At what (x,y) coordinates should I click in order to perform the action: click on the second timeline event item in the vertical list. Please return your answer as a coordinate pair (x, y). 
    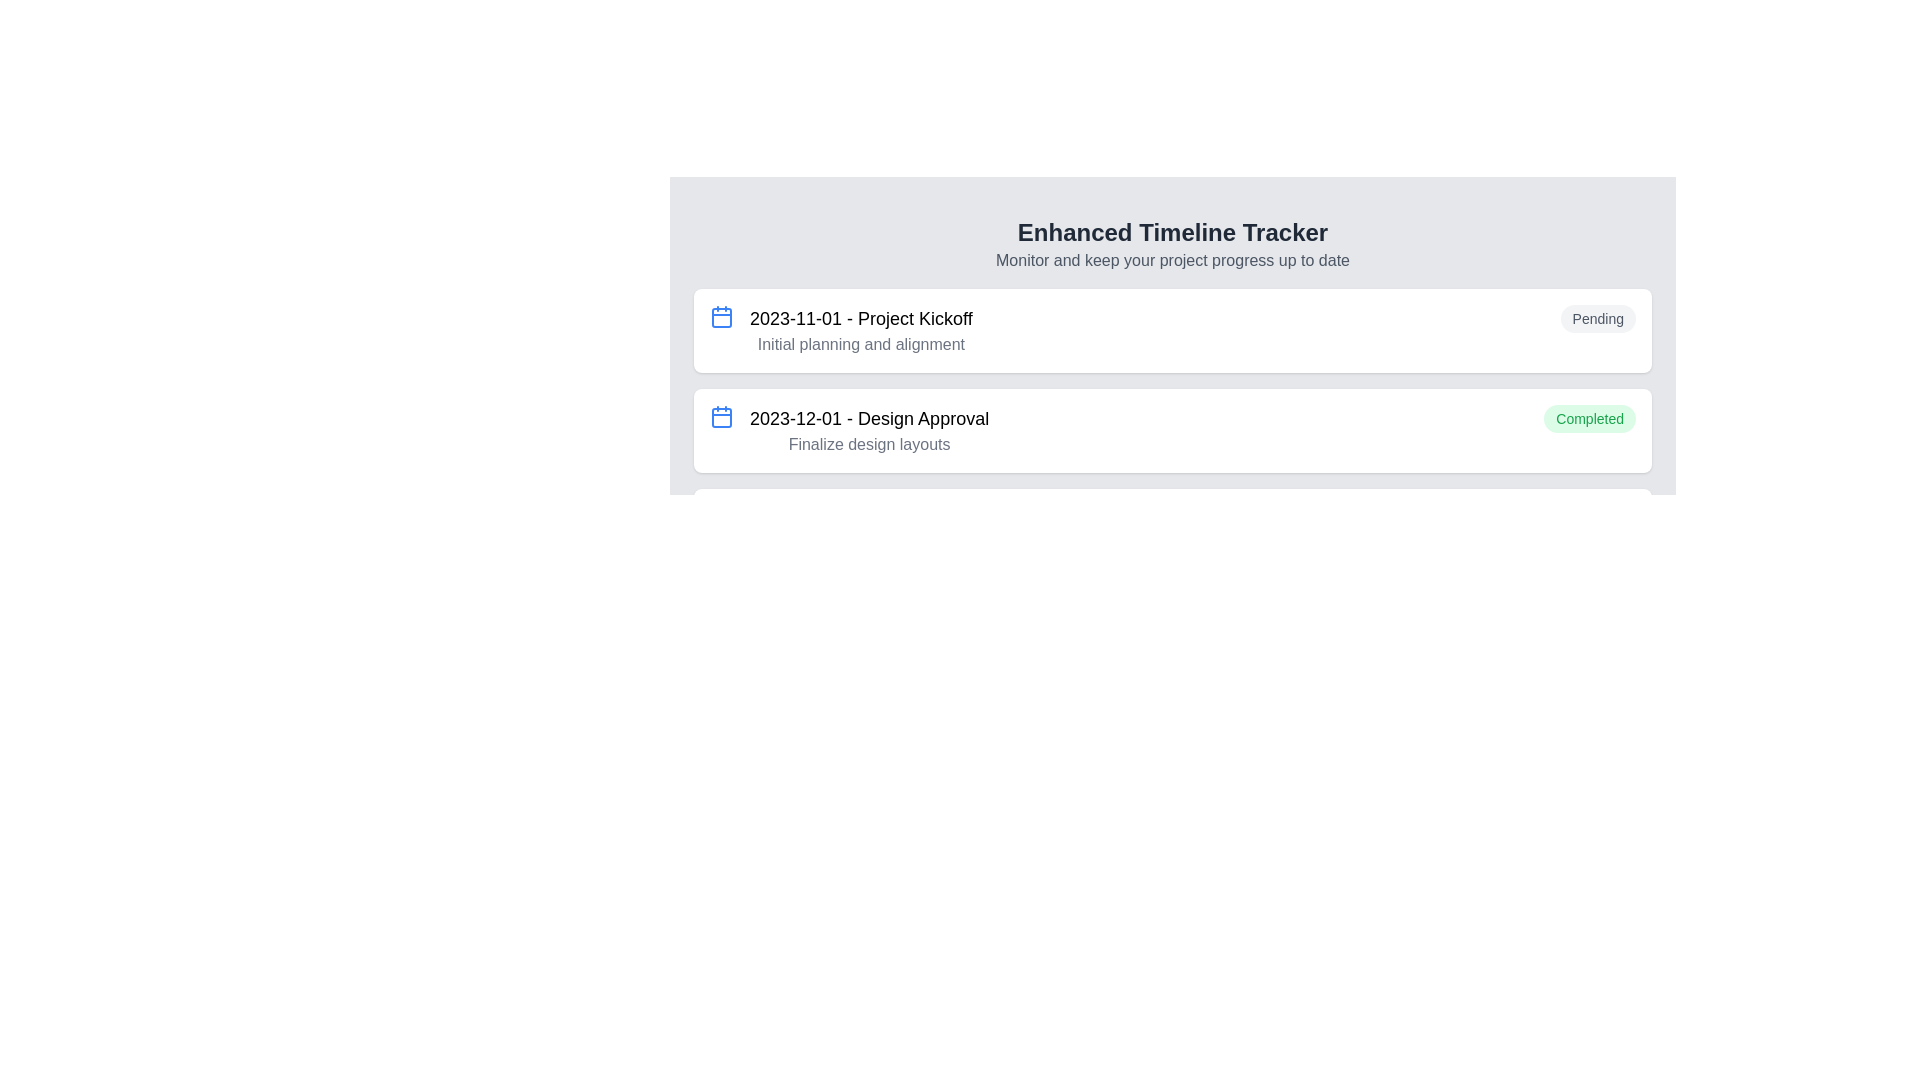
    Looking at the image, I should click on (1172, 430).